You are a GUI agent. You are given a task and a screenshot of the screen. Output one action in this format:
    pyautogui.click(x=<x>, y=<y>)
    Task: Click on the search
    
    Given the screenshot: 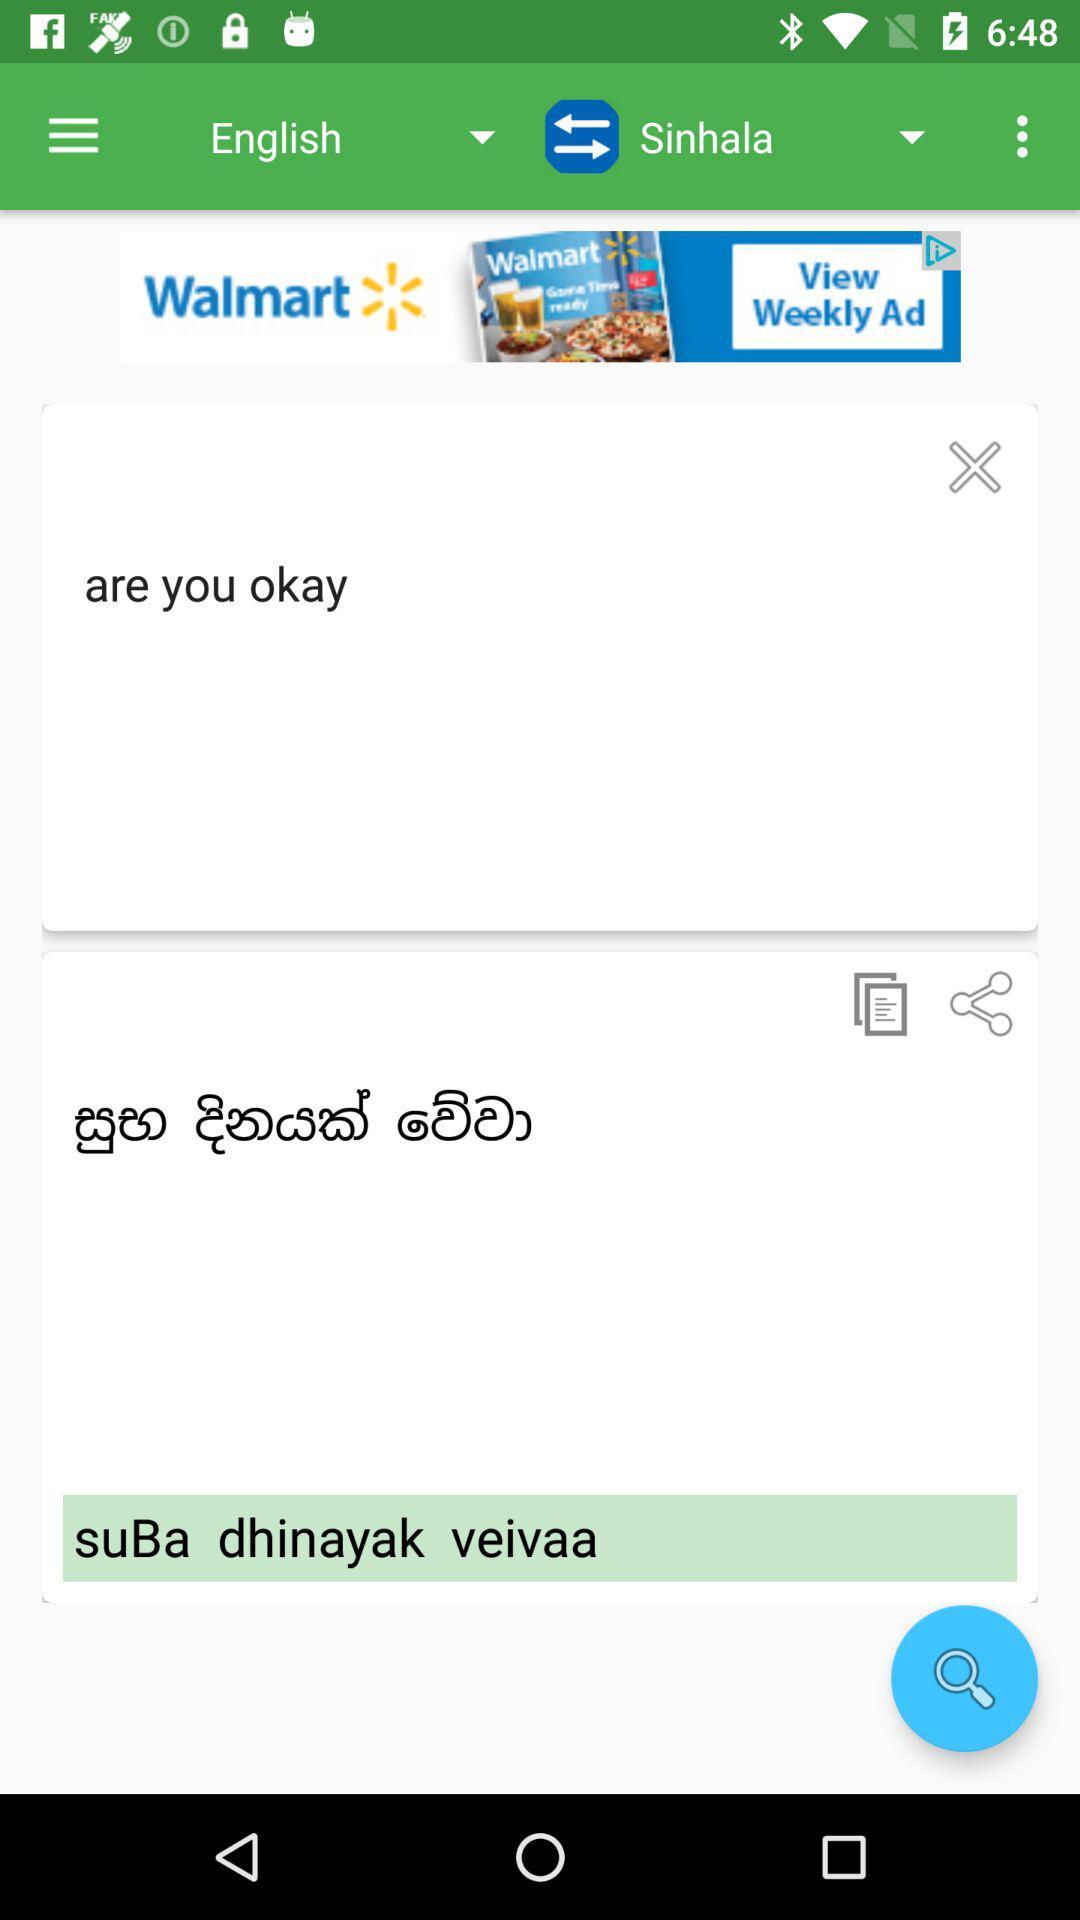 What is the action you would take?
    pyautogui.click(x=963, y=1678)
    